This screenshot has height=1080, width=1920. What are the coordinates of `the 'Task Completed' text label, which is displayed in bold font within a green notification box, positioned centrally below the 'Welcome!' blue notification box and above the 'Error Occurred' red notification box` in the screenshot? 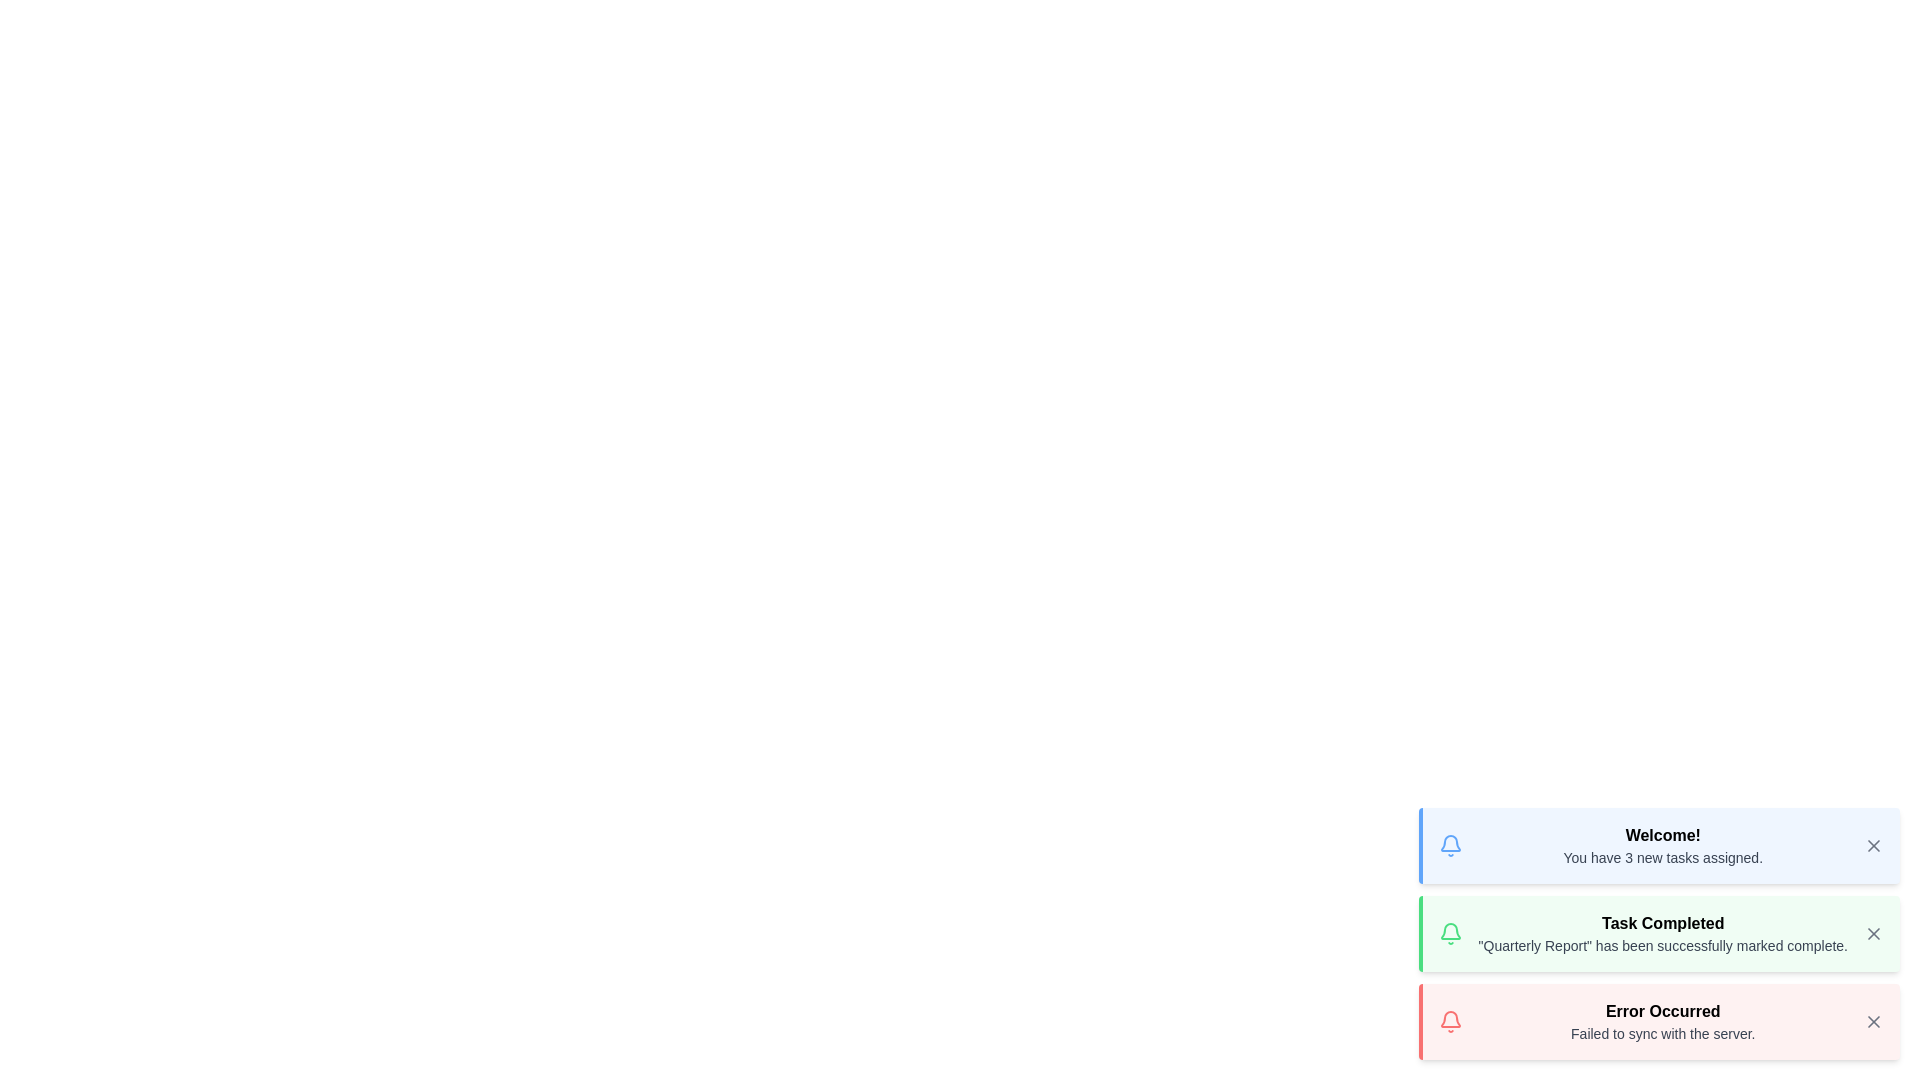 It's located at (1663, 924).